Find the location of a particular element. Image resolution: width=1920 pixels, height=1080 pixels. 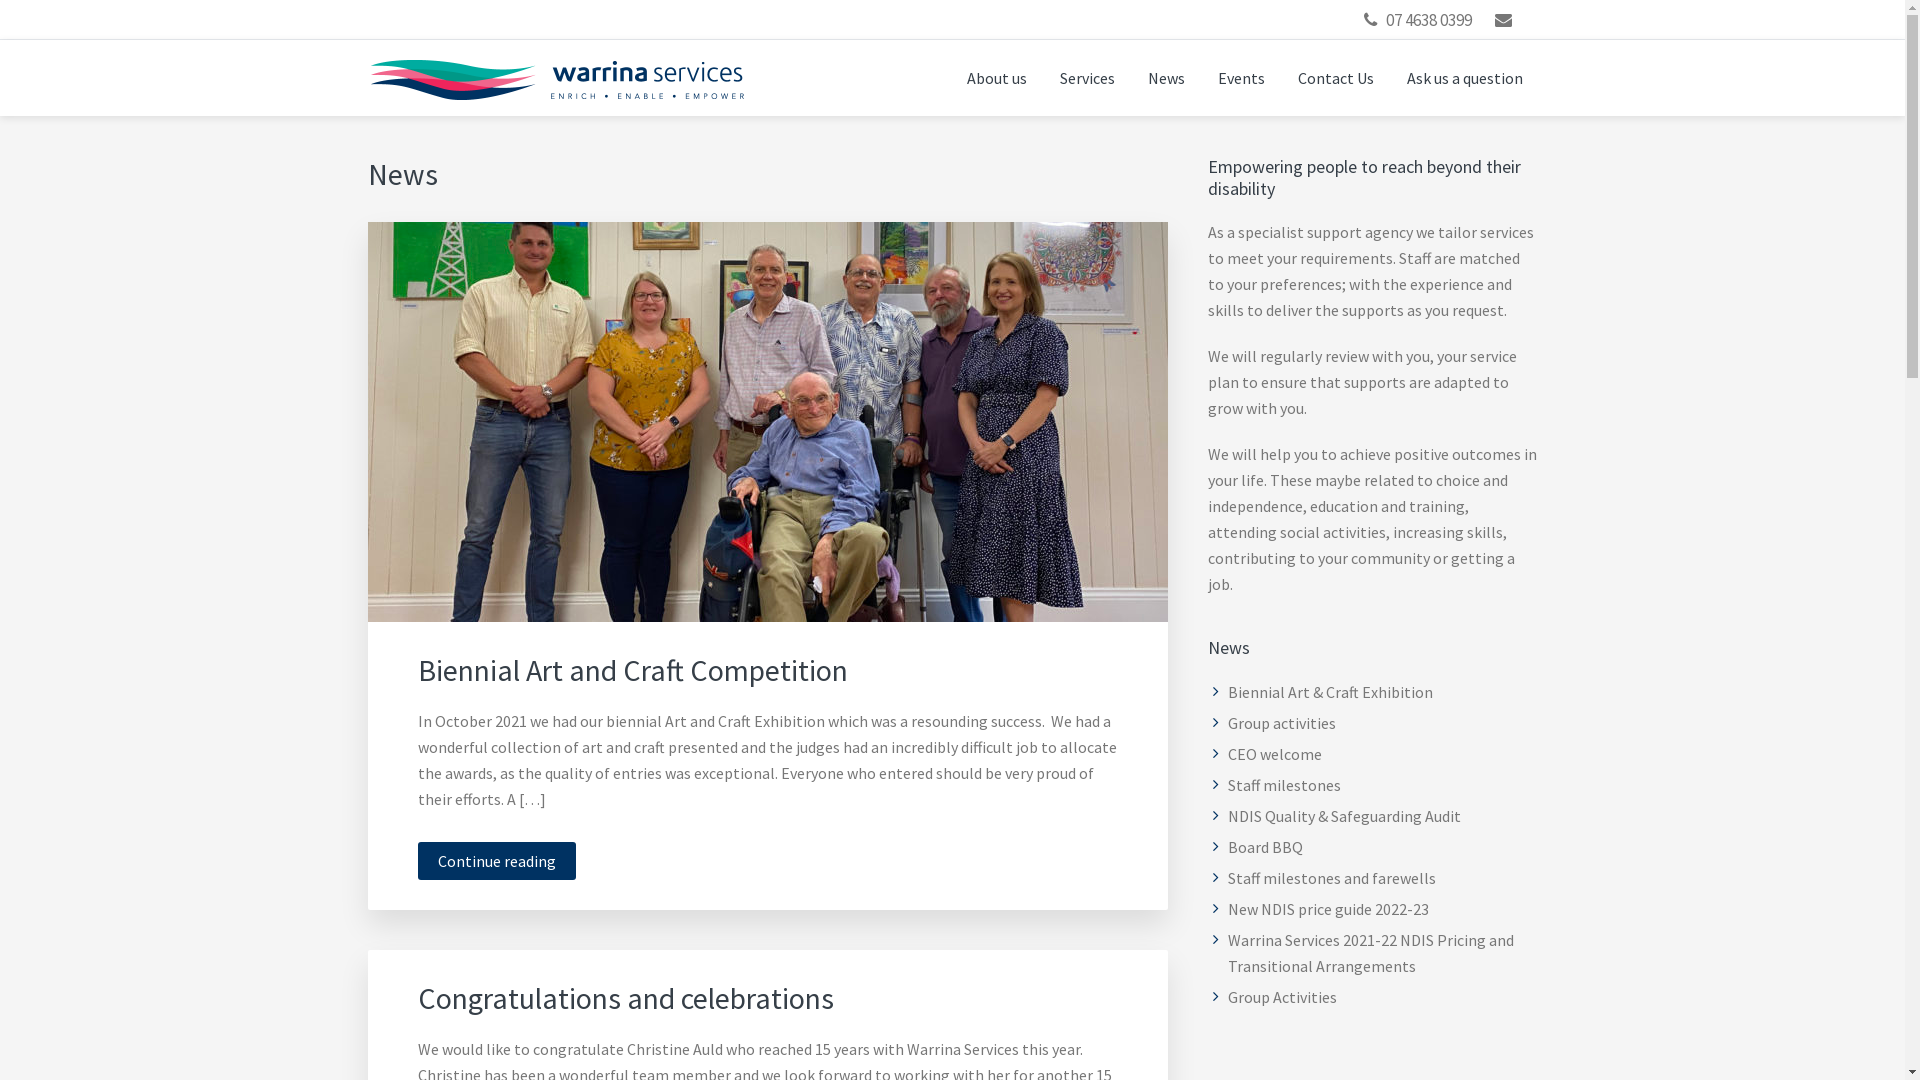

'Ask us a question' is located at coordinates (1391, 76).